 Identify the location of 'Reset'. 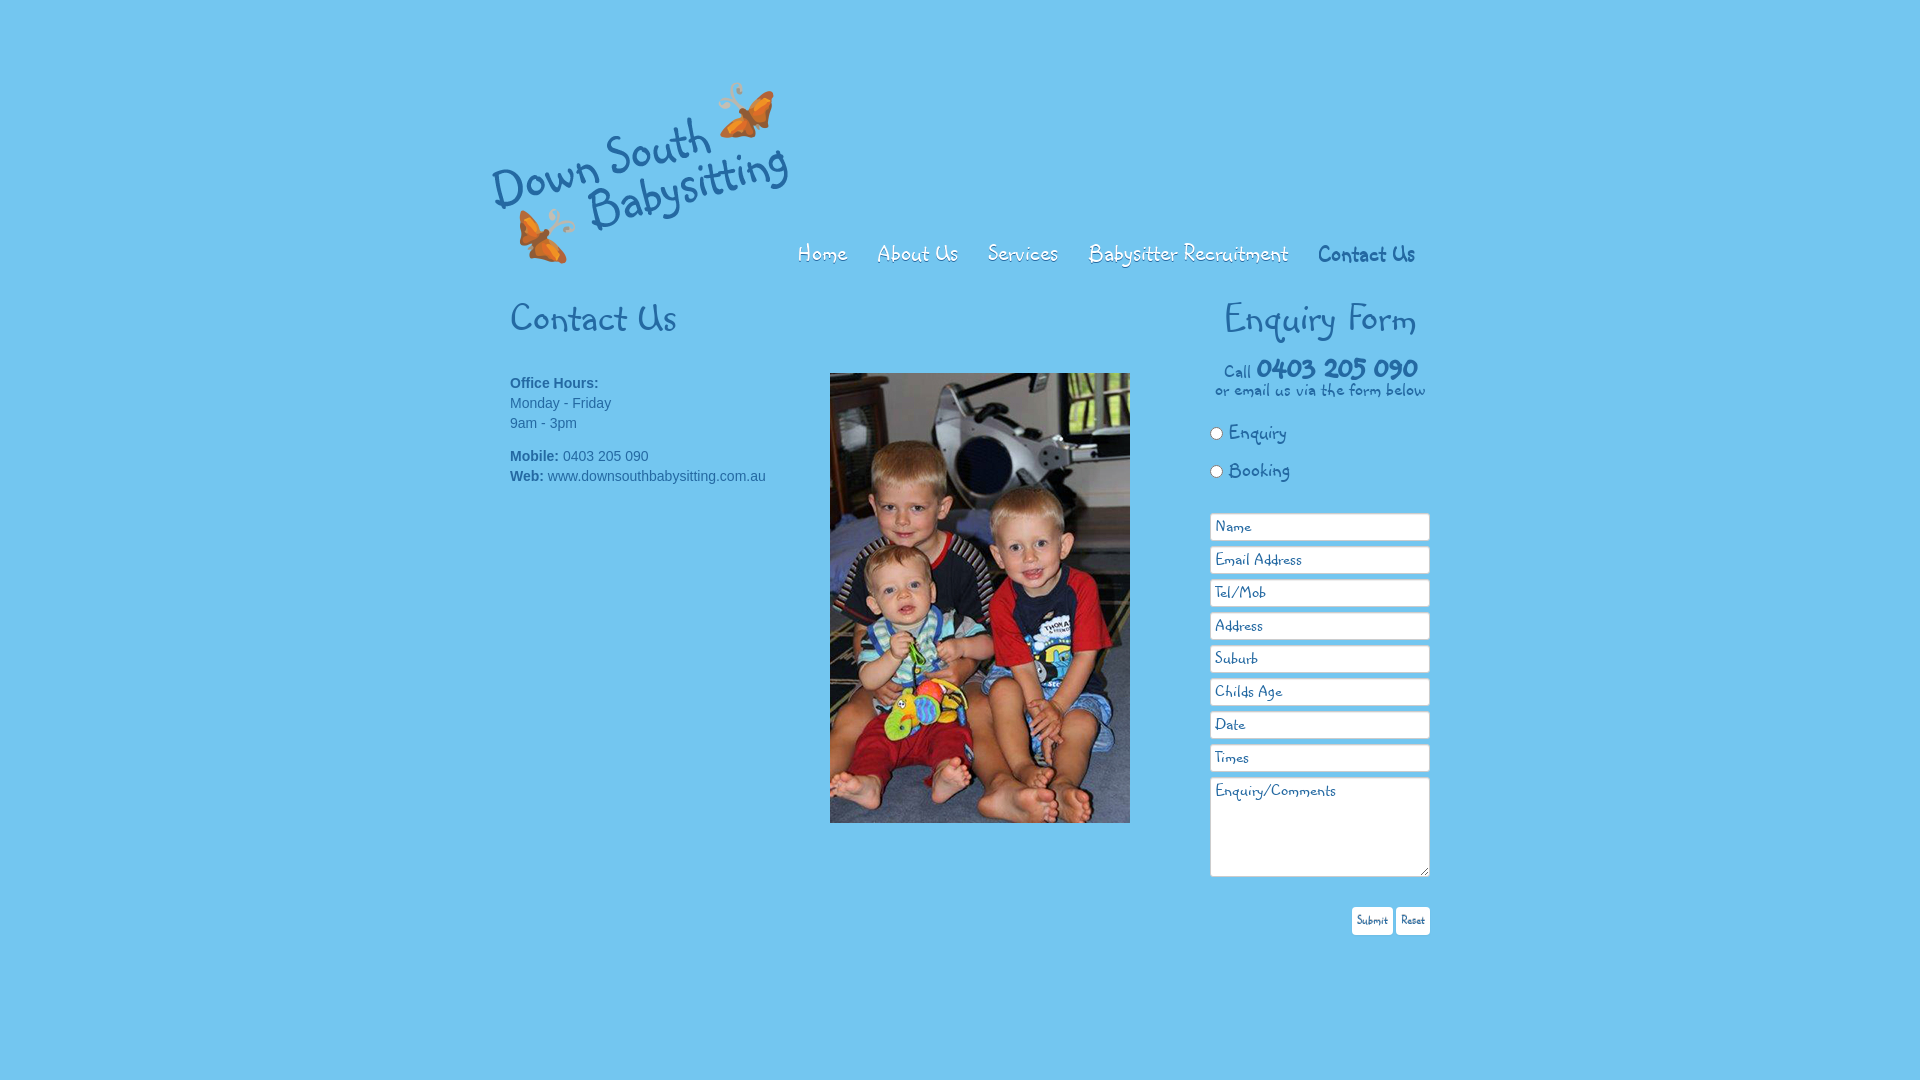
(1411, 920).